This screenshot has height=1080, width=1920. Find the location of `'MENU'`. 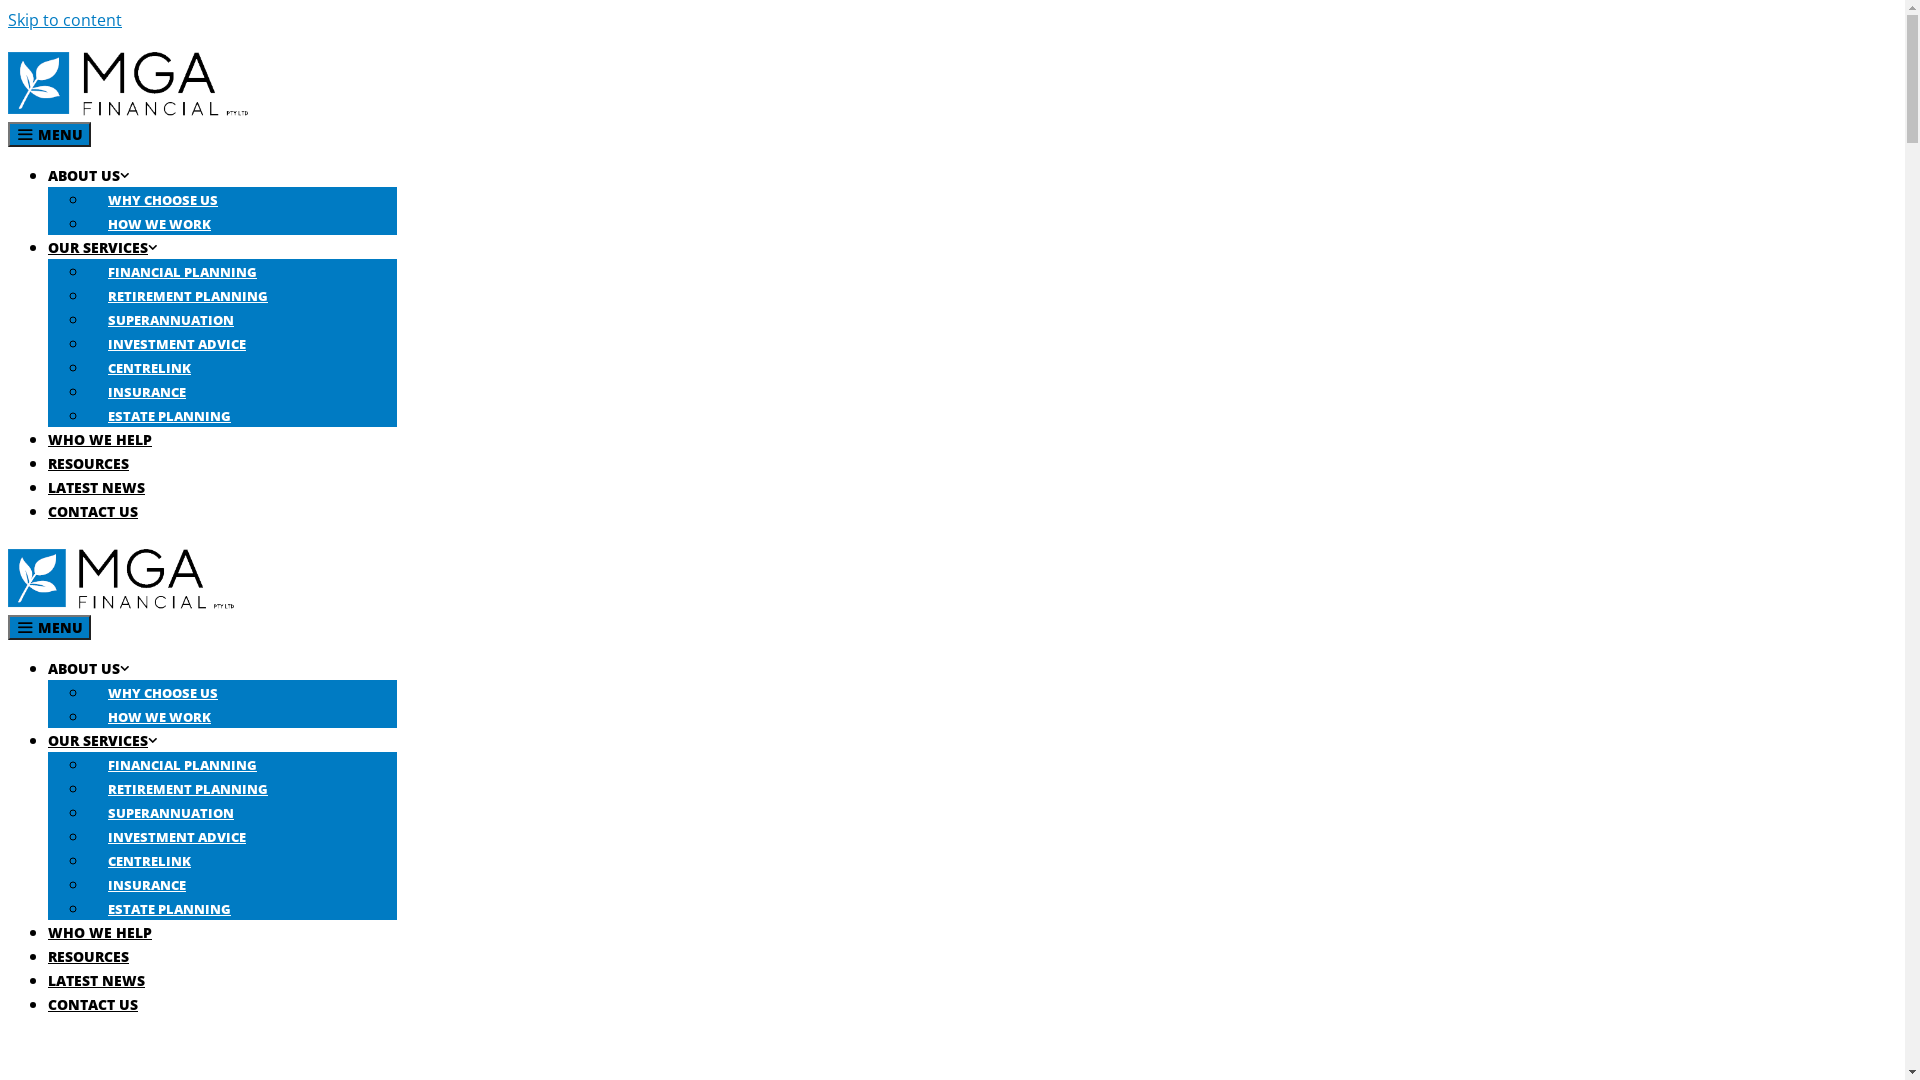

'MENU' is located at coordinates (49, 626).